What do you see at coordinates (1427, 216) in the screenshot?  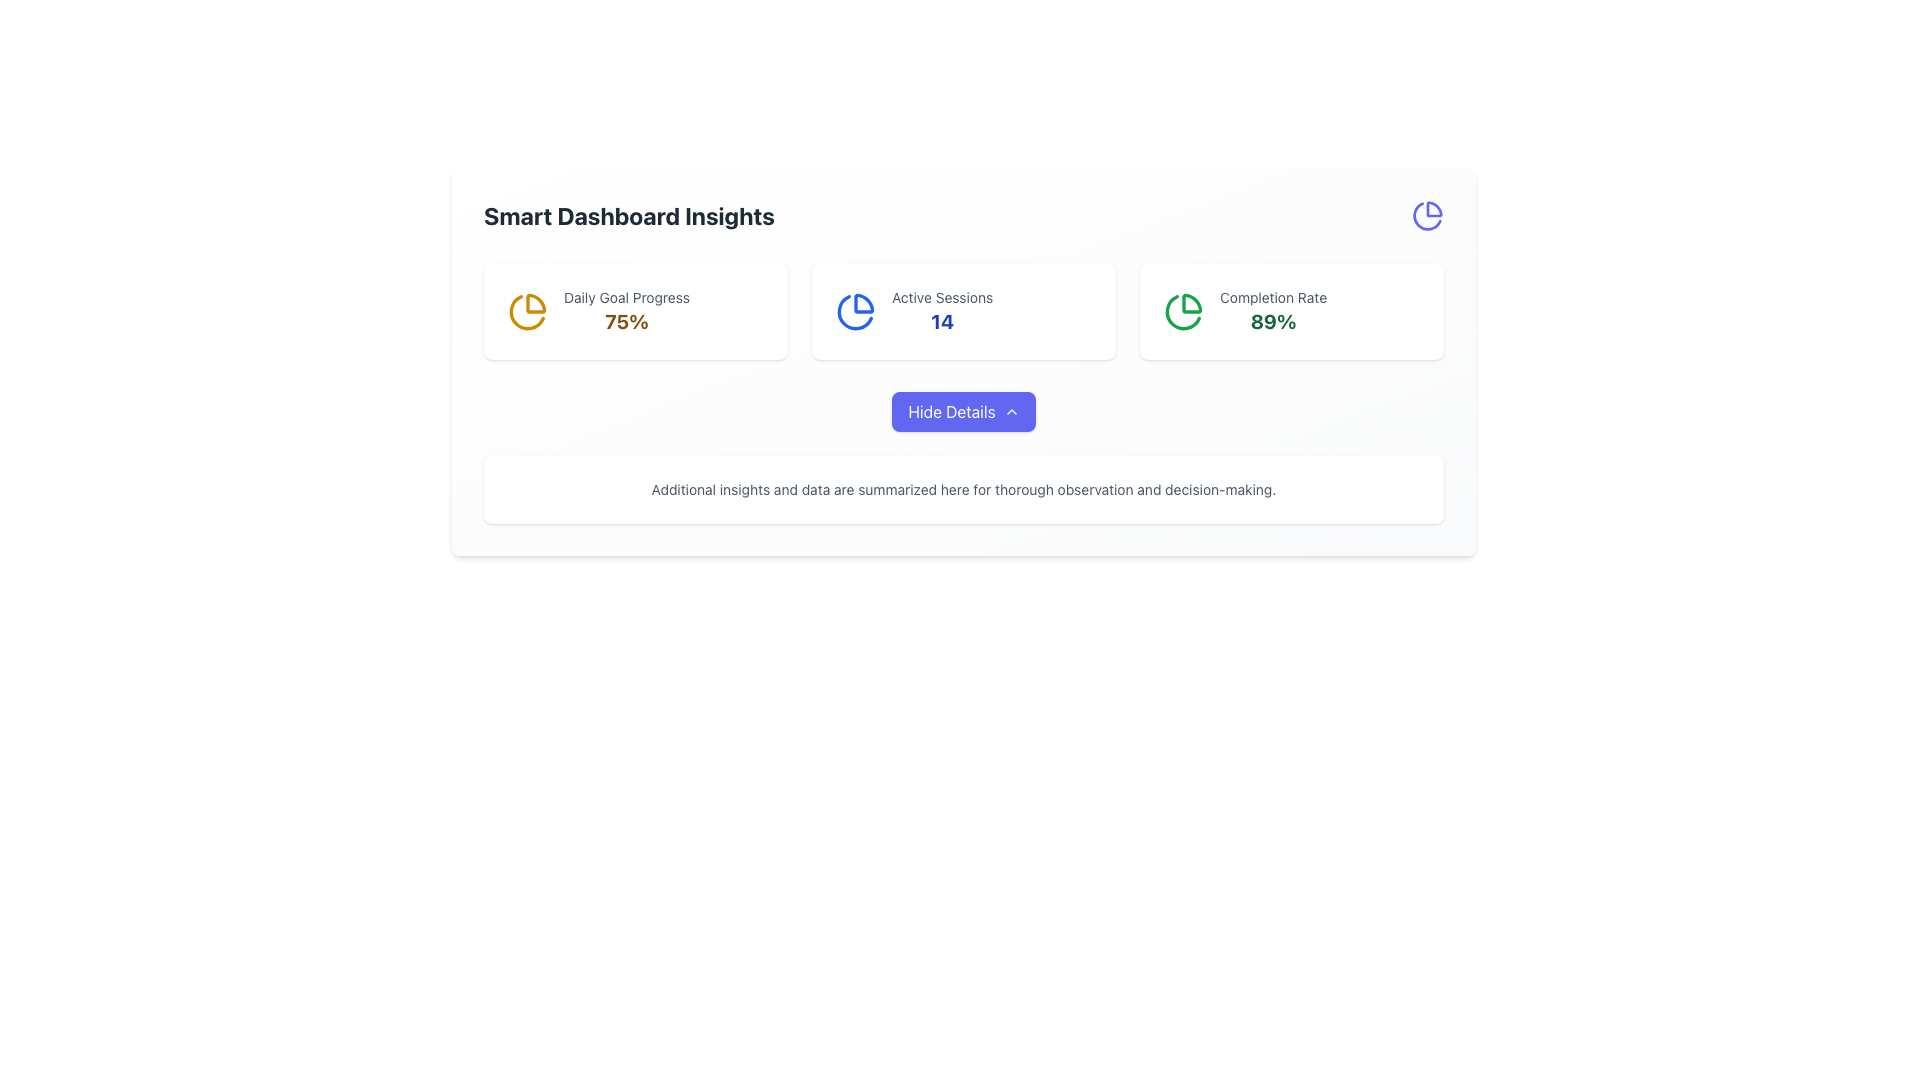 I see `the pie chart icon located to the far right of the 'Smart Dashboard Insights' text heading` at bounding box center [1427, 216].